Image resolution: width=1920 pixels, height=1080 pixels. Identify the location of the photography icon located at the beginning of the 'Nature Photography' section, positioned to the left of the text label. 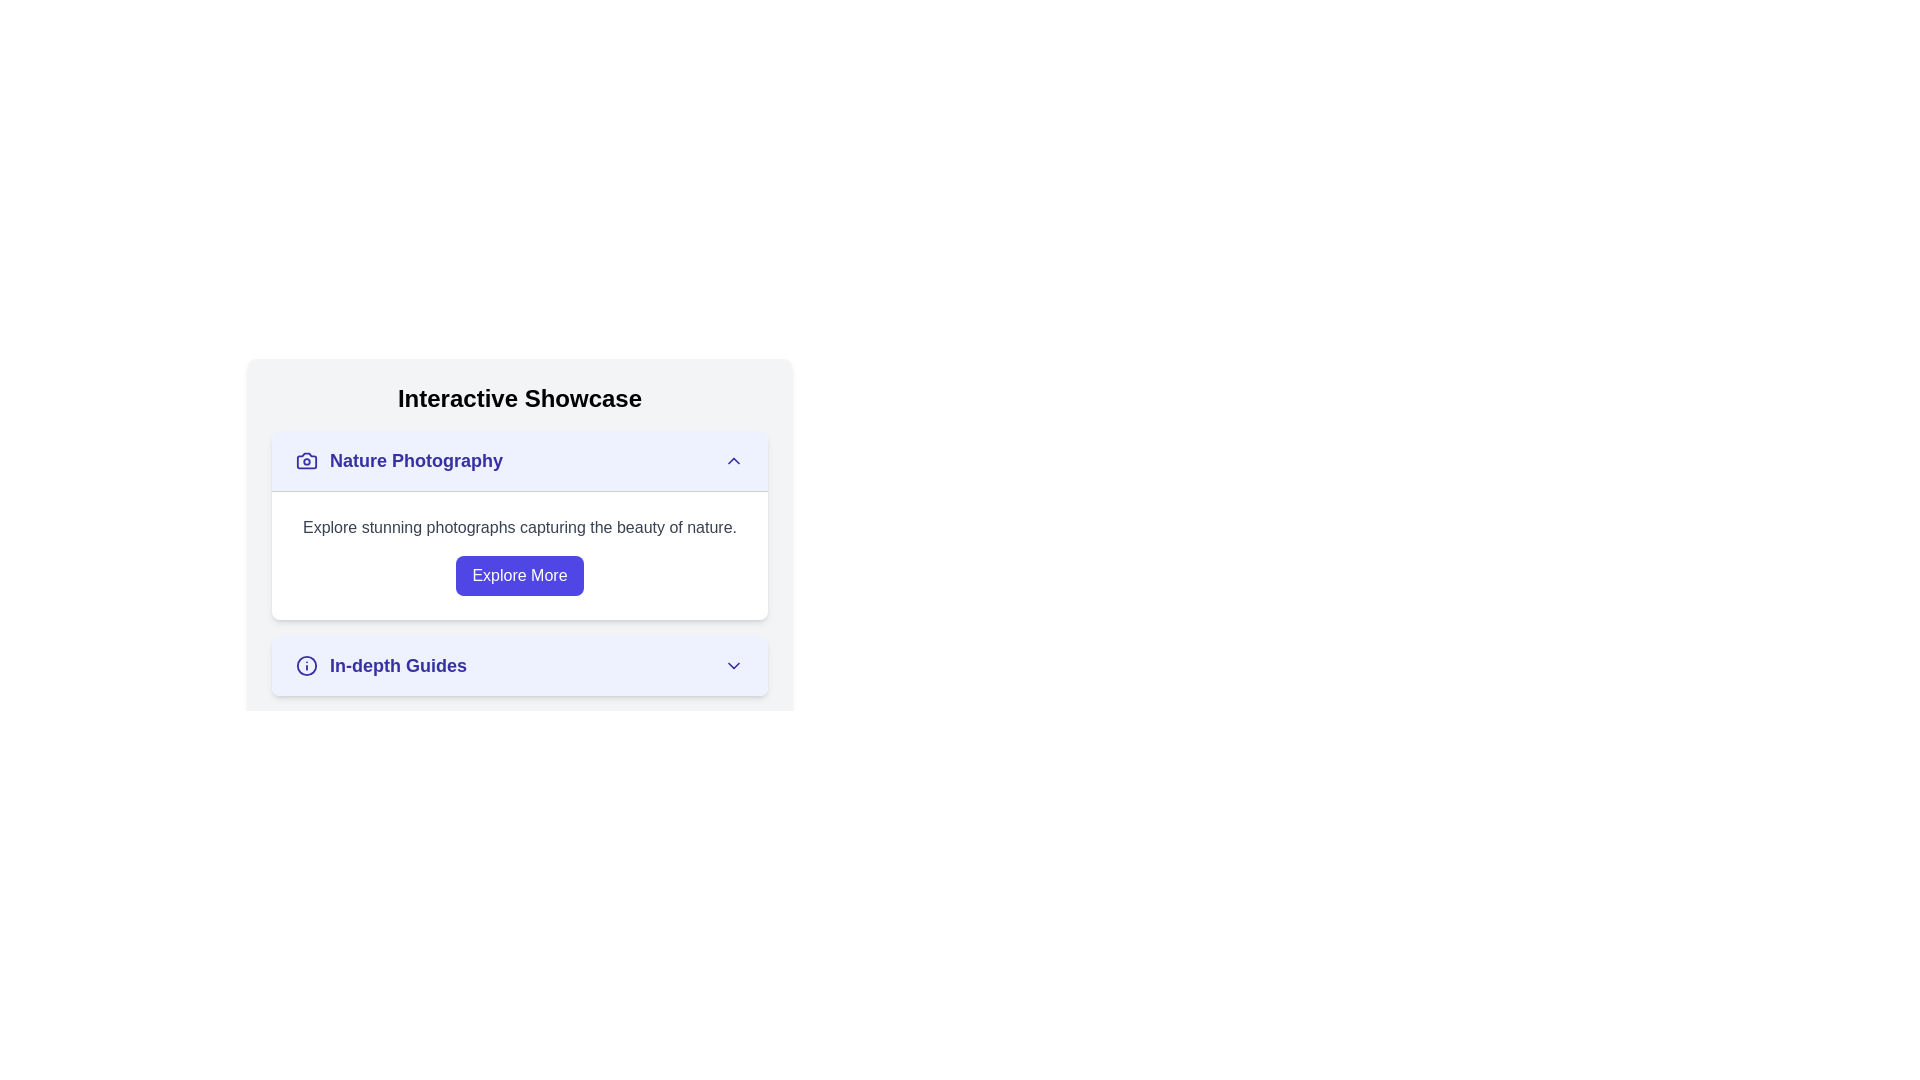
(306, 461).